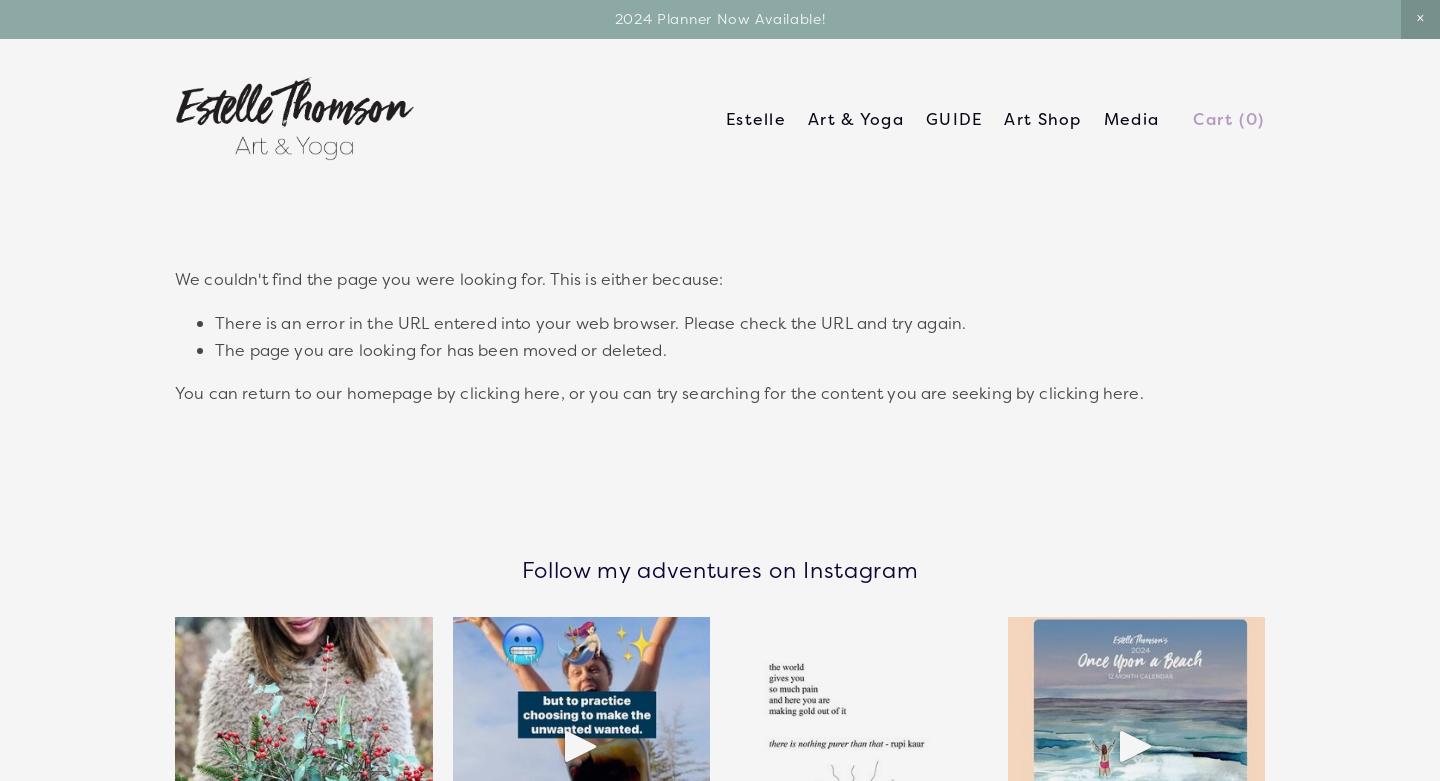  What do you see at coordinates (1129, 118) in the screenshot?
I see `'Media'` at bounding box center [1129, 118].